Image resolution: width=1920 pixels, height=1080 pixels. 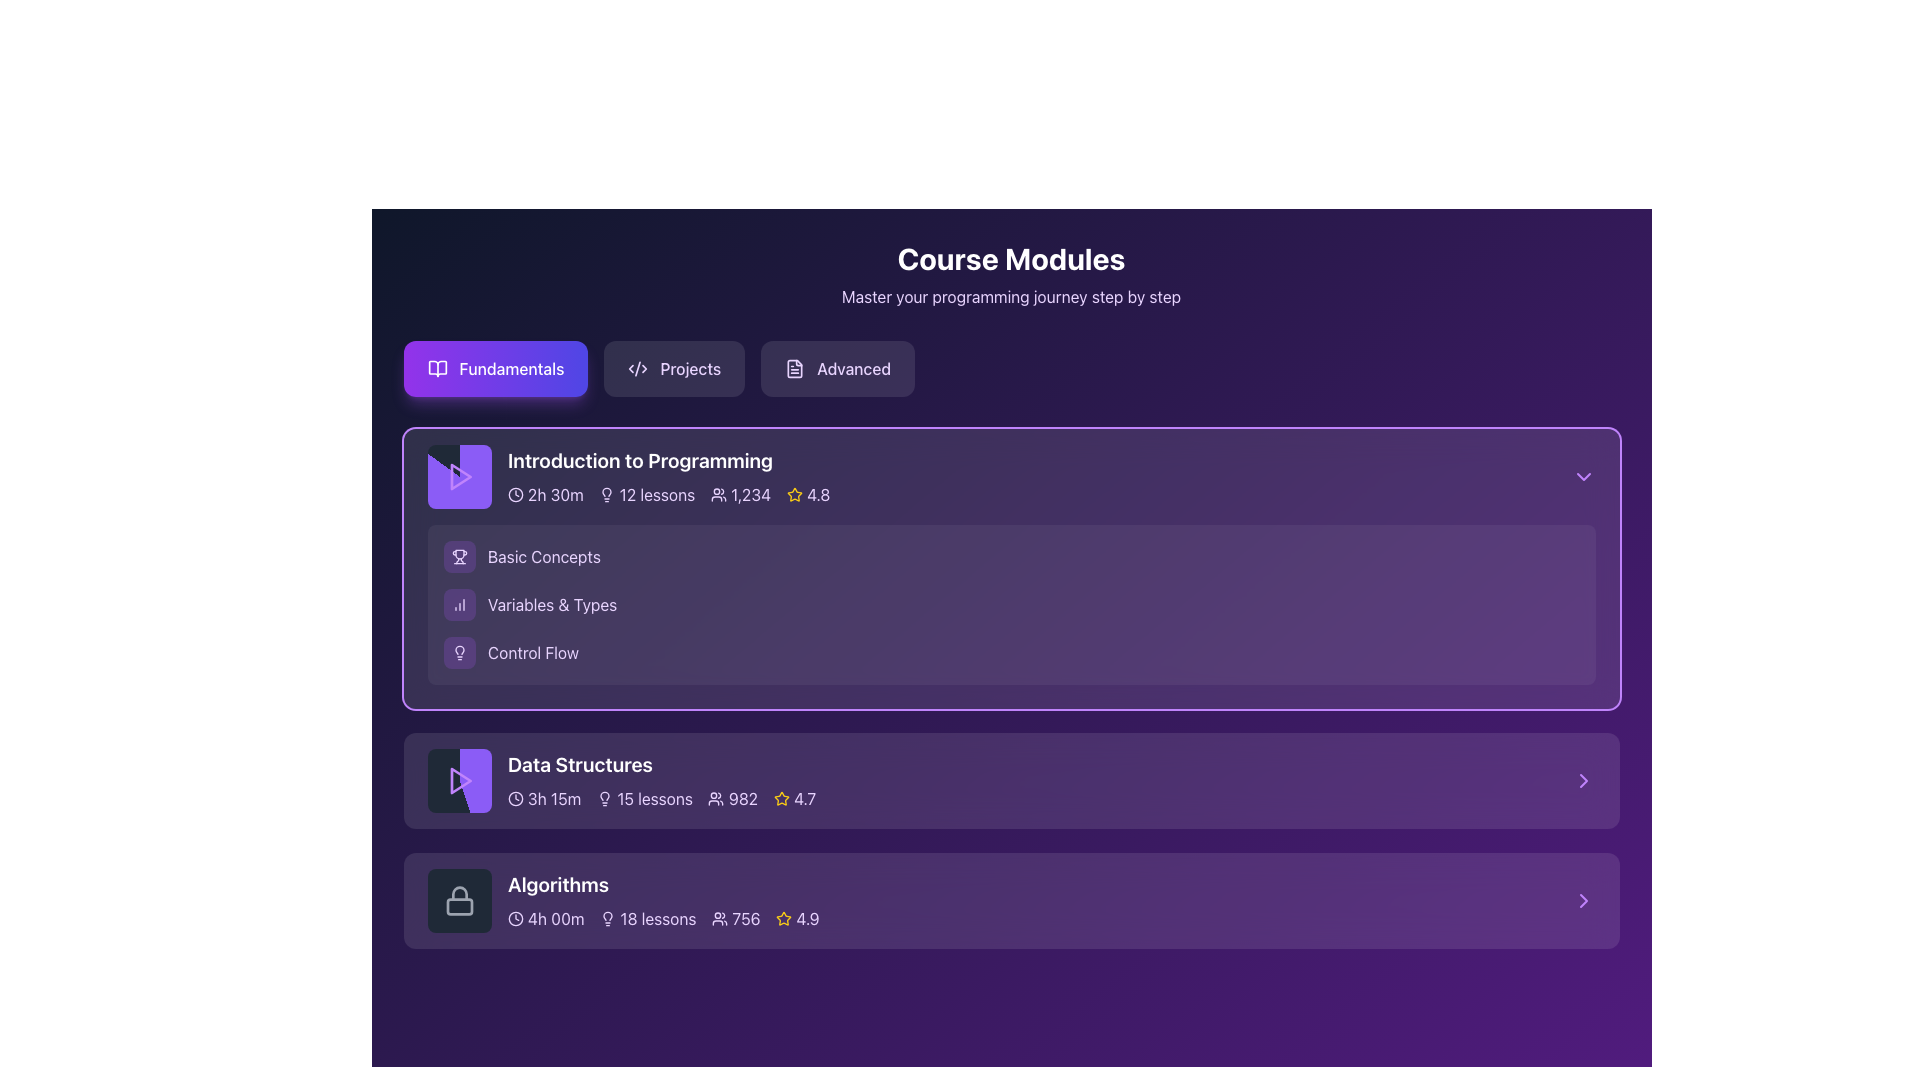 What do you see at coordinates (716, 797) in the screenshot?
I see `the SVG icon representing a group of people located in the 'Data Structures' section, adjacent to the number '982'` at bounding box center [716, 797].